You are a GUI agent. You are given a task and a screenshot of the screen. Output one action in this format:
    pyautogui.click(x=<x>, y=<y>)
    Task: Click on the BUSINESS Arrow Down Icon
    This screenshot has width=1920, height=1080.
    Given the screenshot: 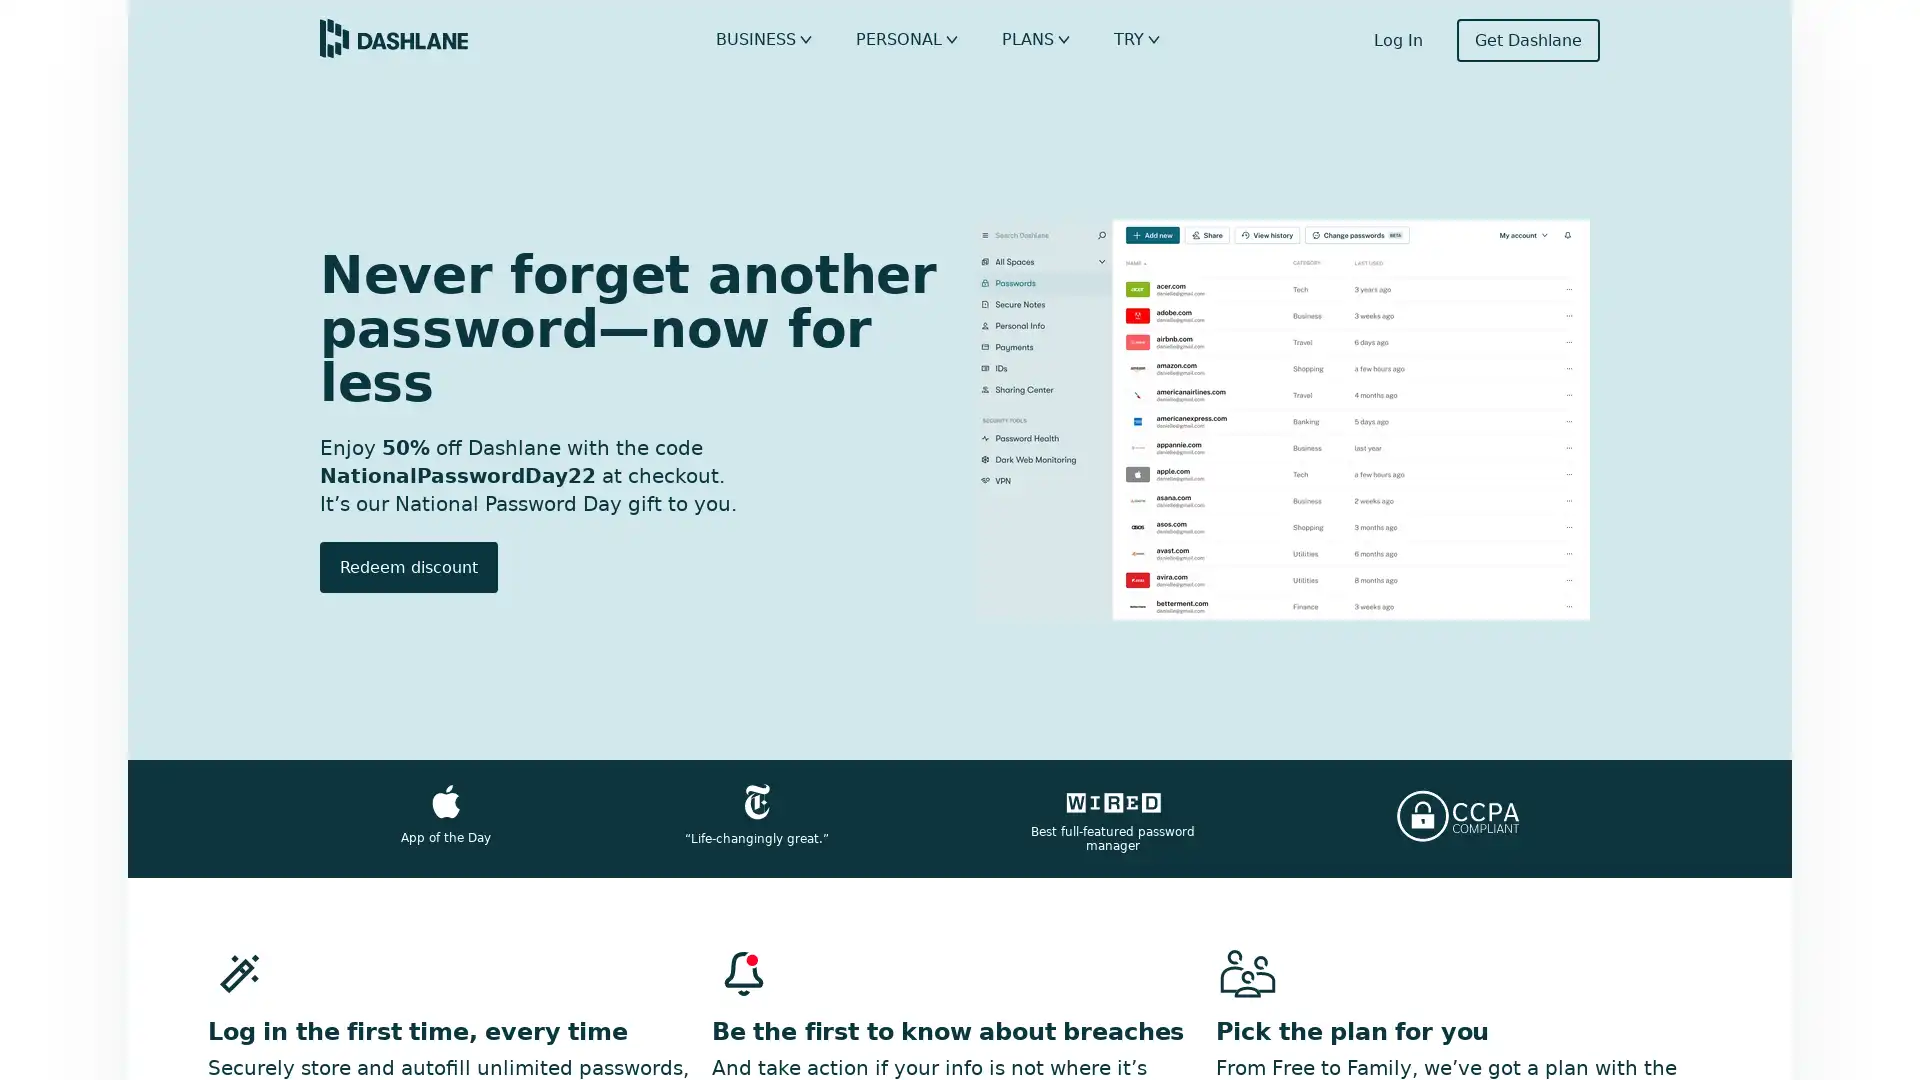 What is the action you would take?
    pyautogui.click(x=781, y=39)
    